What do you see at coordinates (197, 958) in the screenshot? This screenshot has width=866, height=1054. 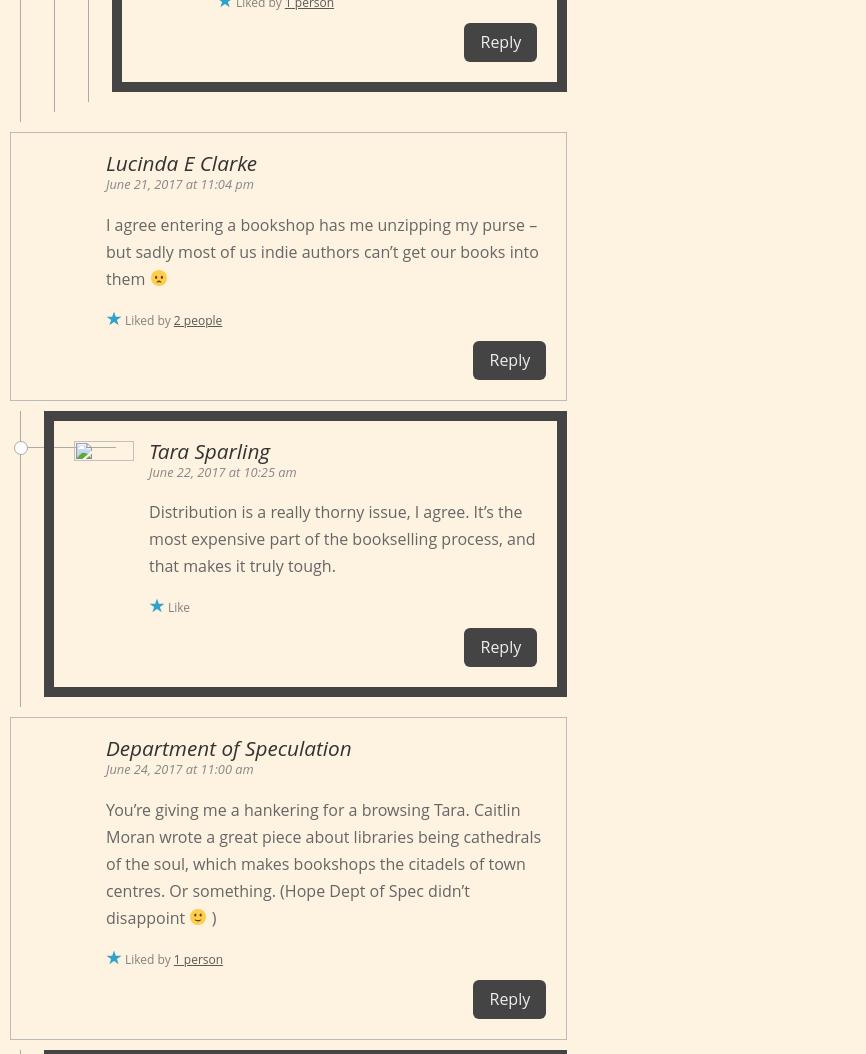 I see `'1 person'` at bounding box center [197, 958].